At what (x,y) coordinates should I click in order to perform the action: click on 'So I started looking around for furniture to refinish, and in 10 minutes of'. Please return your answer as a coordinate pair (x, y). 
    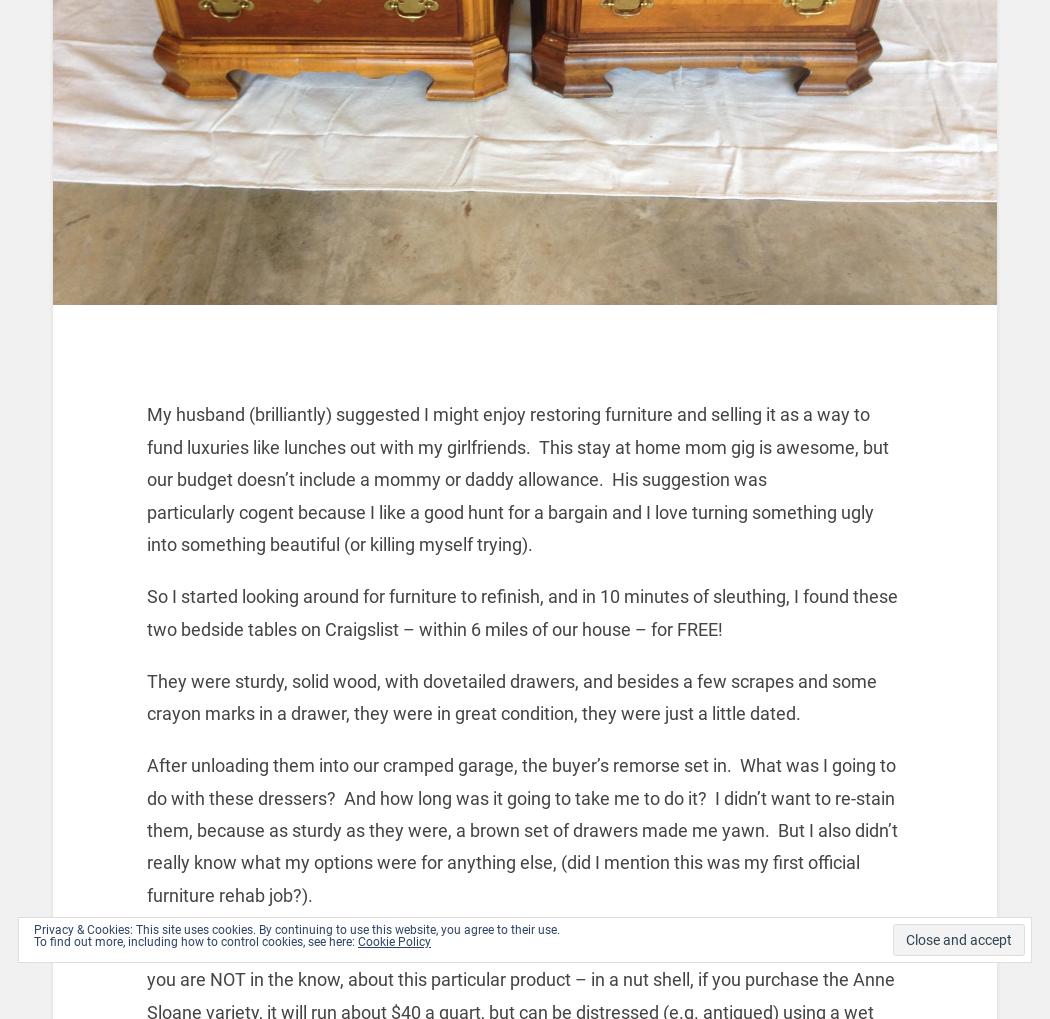
    Looking at the image, I should click on (428, 595).